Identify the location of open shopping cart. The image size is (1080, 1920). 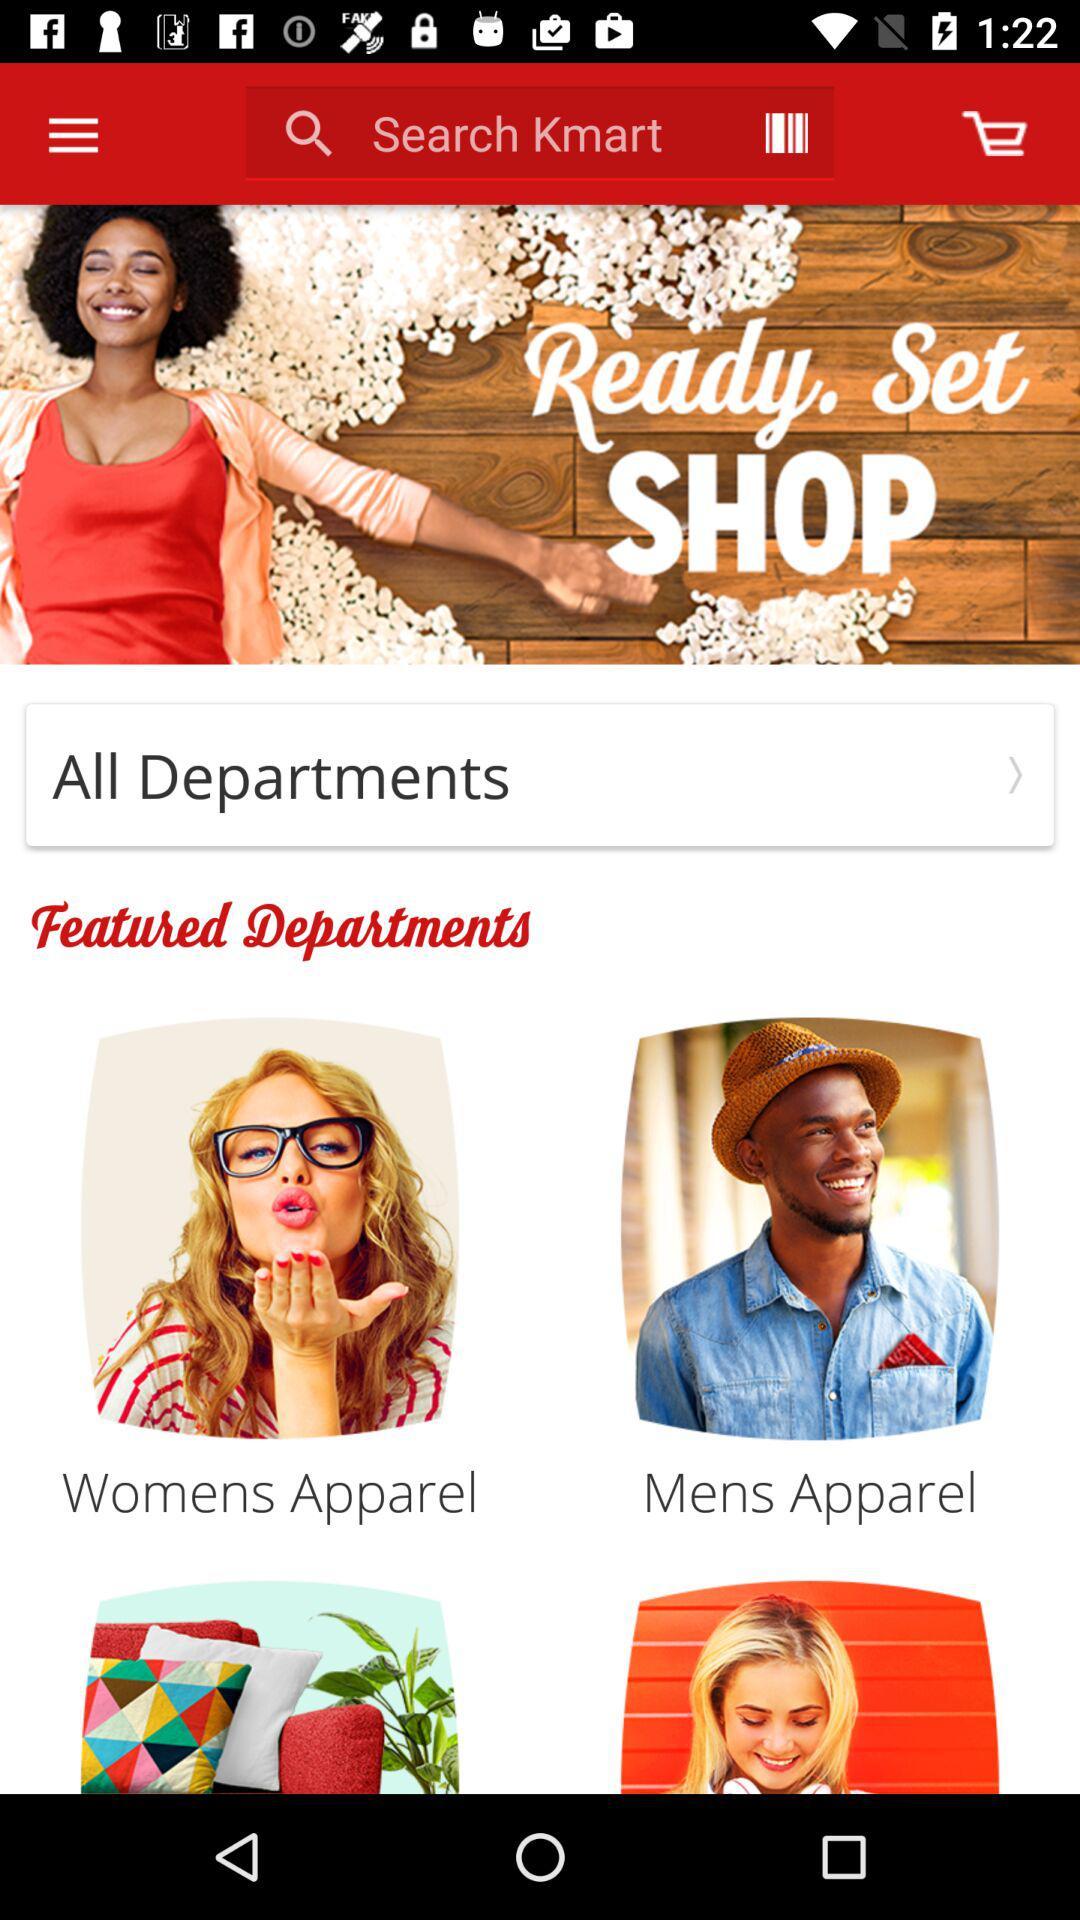
(994, 132).